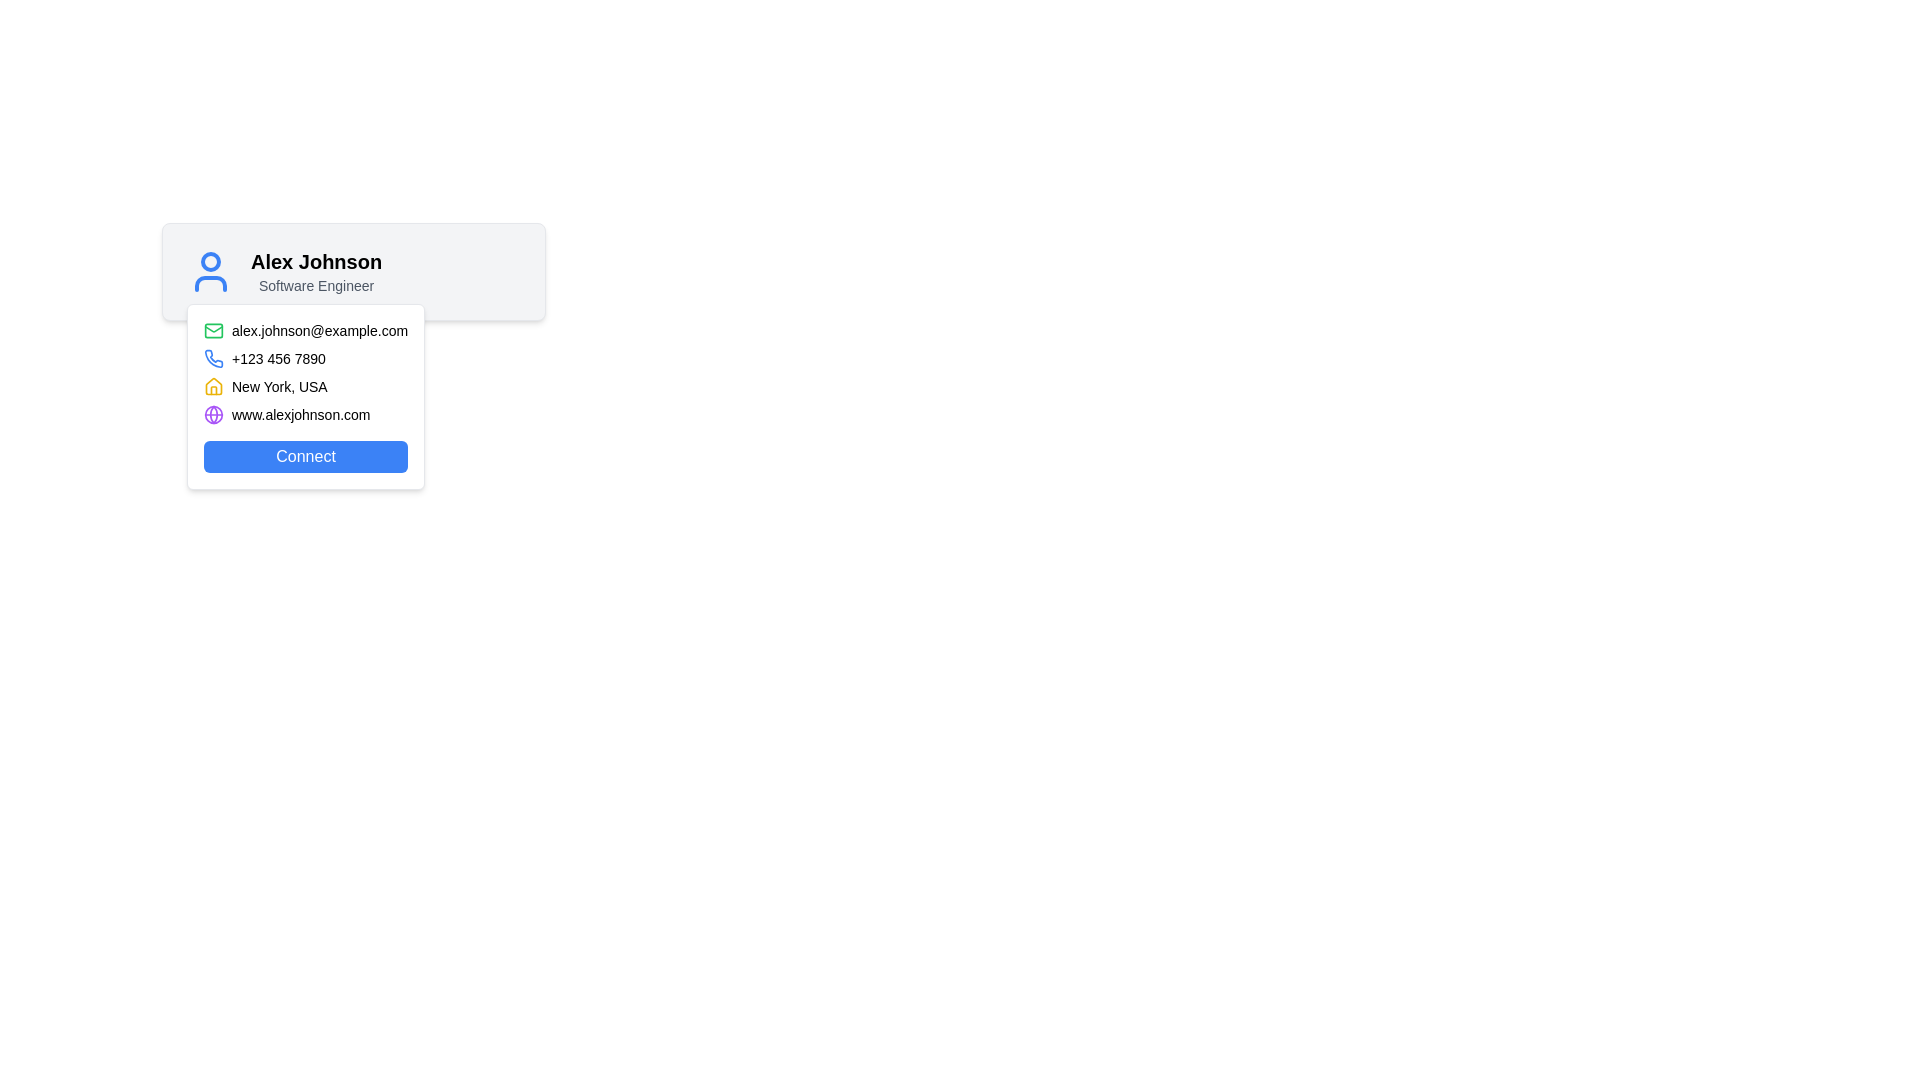  Describe the element at coordinates (305, 386) in the screenshot. I see `displayed location information from the Label with an icon that shows 'New York, USA', located in the third row of the contact information section` at that location.